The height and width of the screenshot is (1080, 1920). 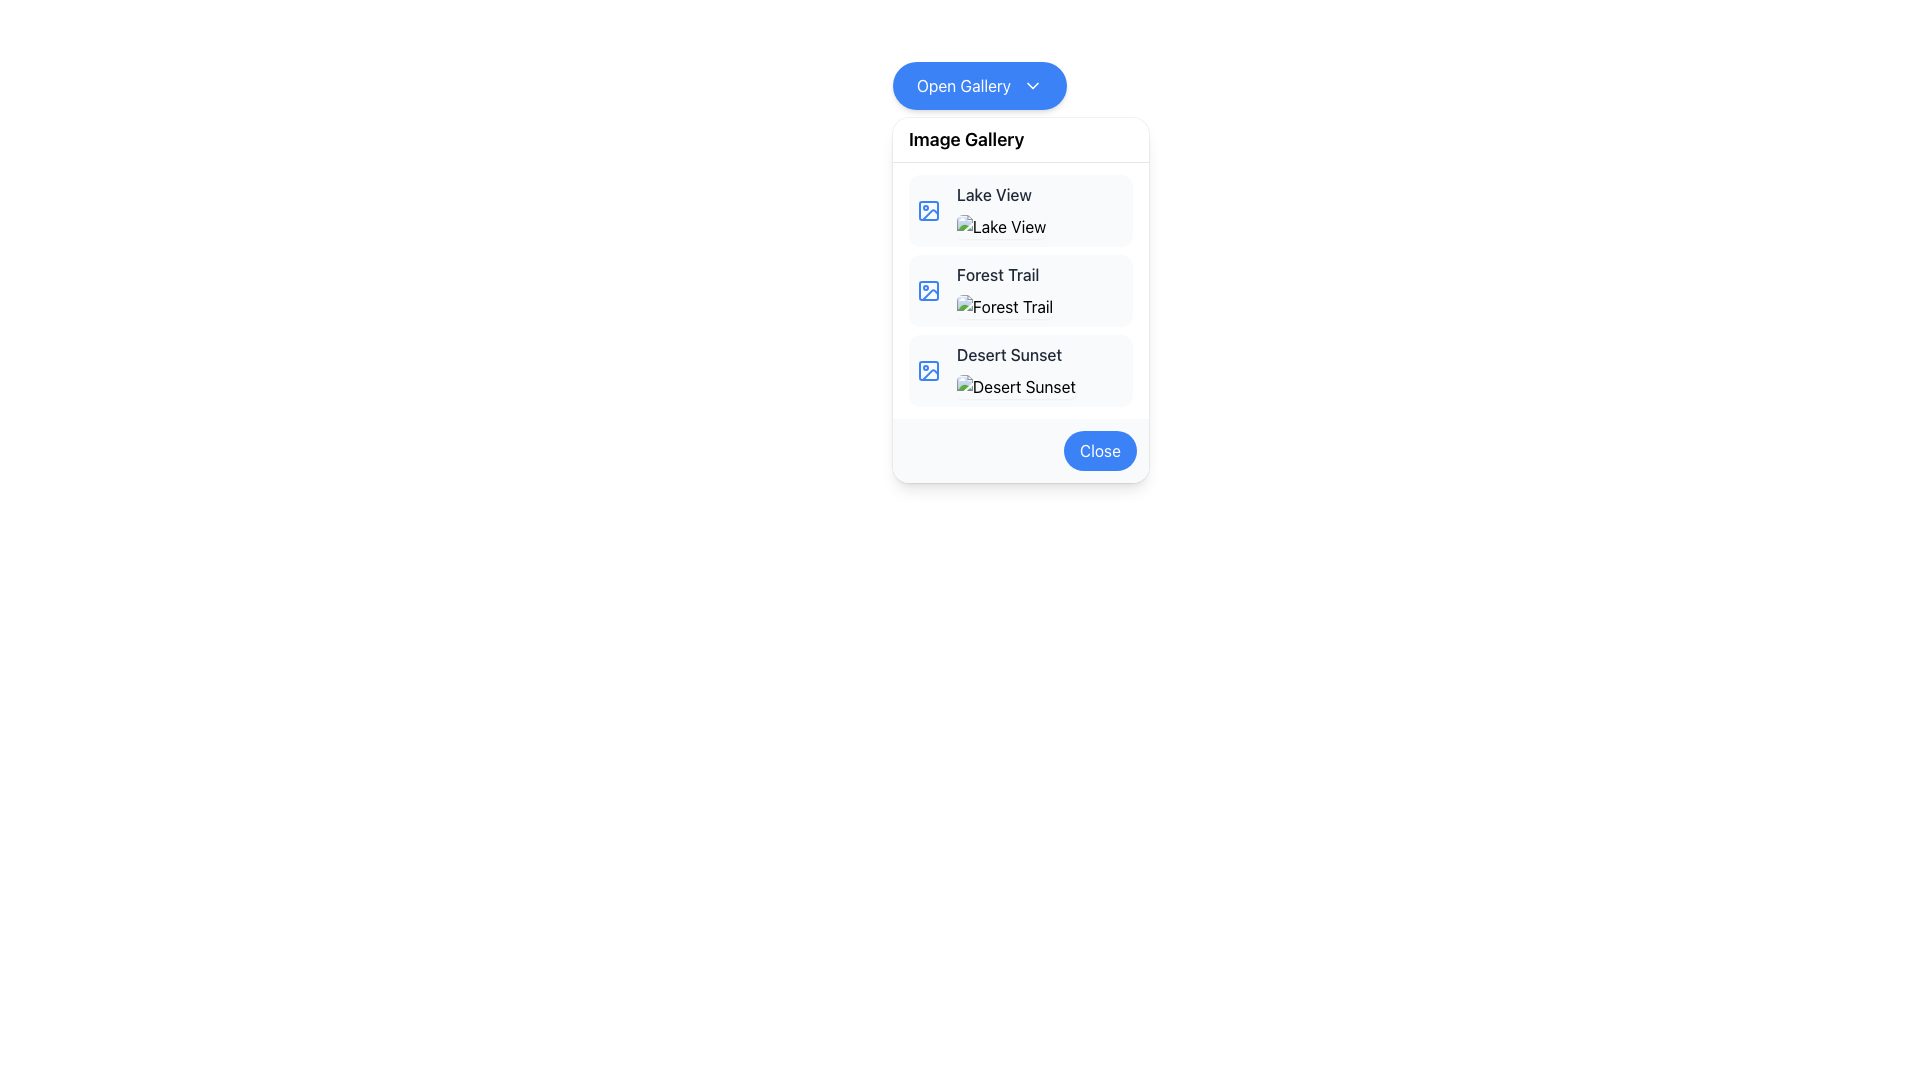 I want to click on the icon representing an image in the 'Image Gallery' menu next to the text 'Lake View', so click(x=927, y=211).